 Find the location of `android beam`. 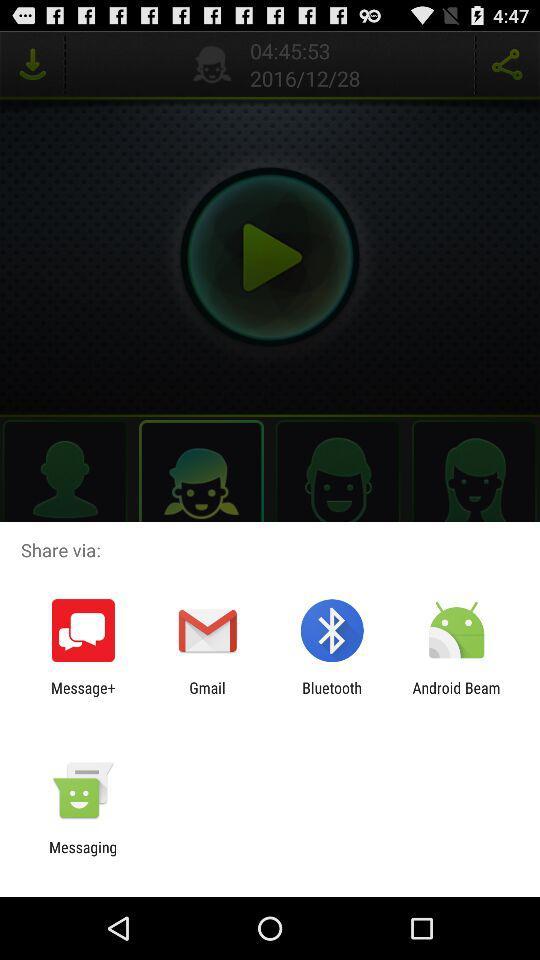

android beam is located at coordinates (456, 696).